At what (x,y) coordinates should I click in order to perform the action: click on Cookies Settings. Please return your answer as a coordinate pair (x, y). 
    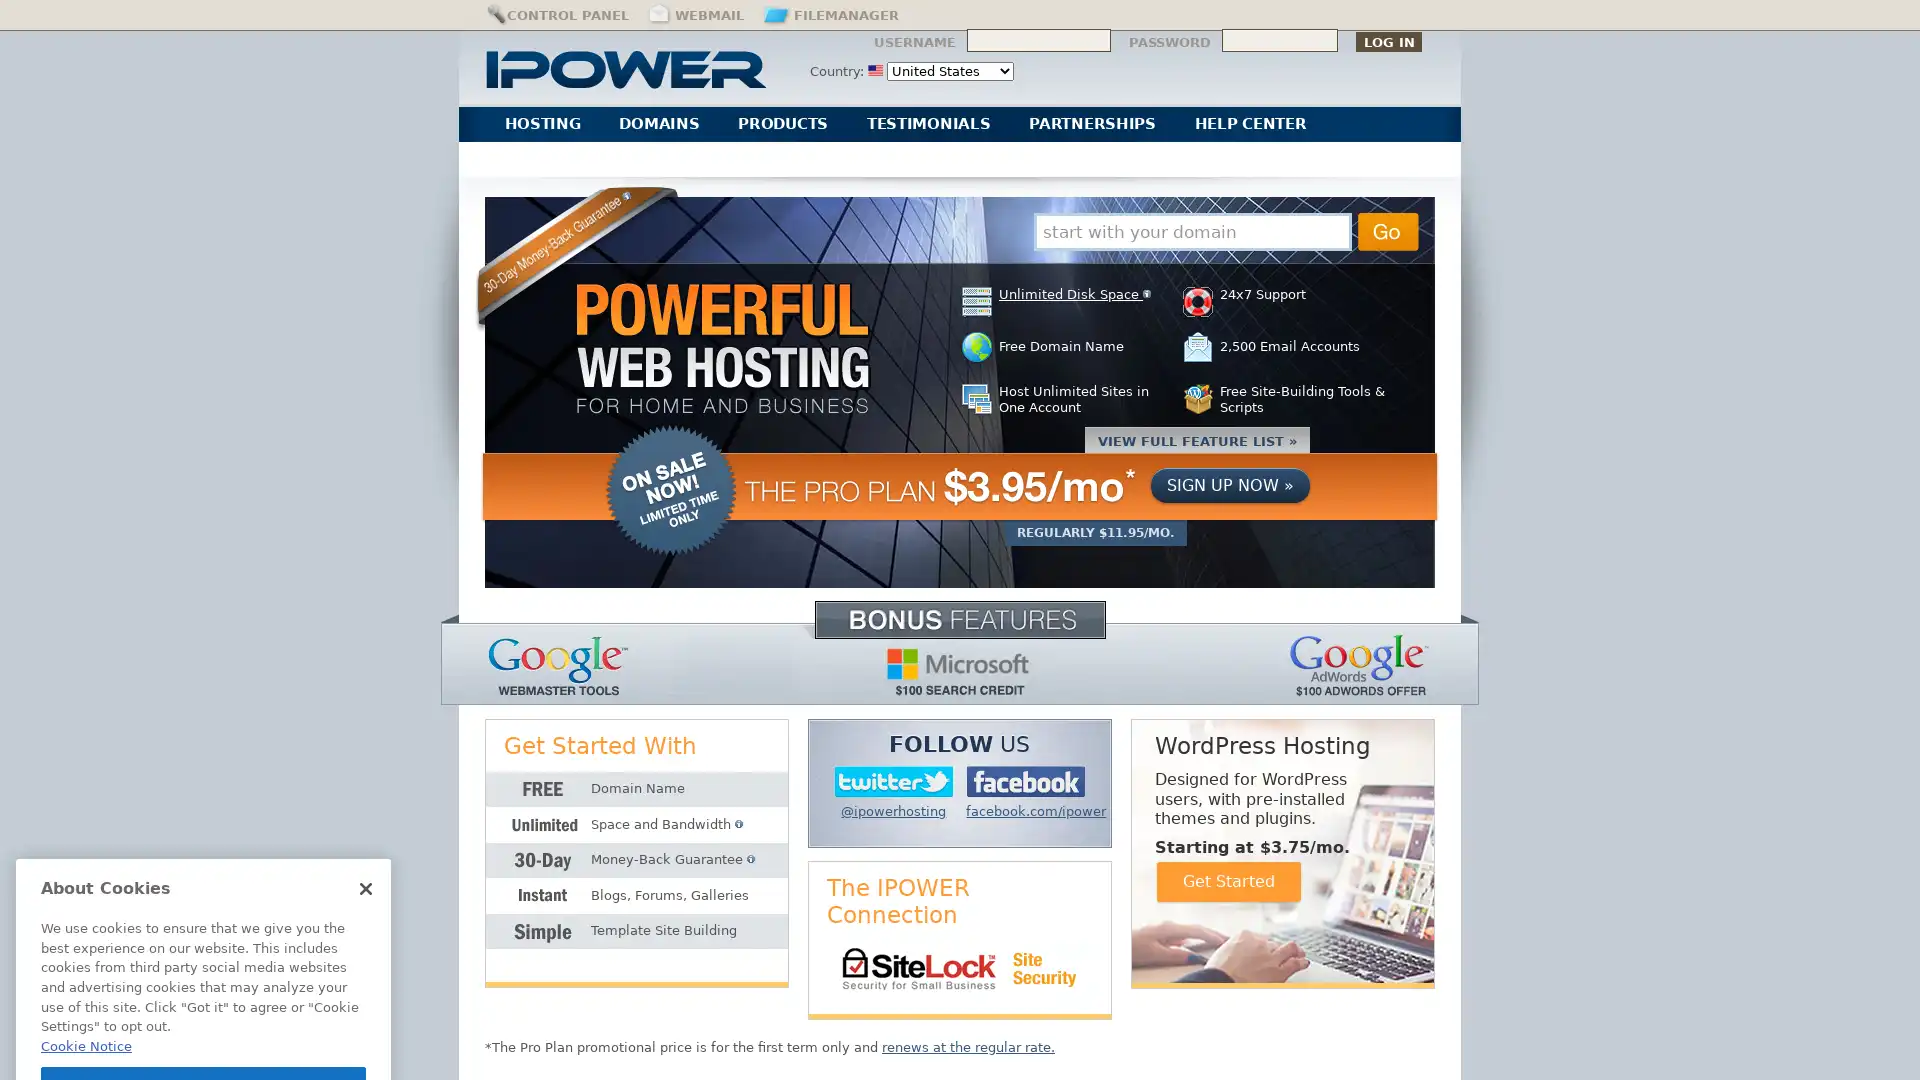
    Looking at the image, I should click on (203, 1002).